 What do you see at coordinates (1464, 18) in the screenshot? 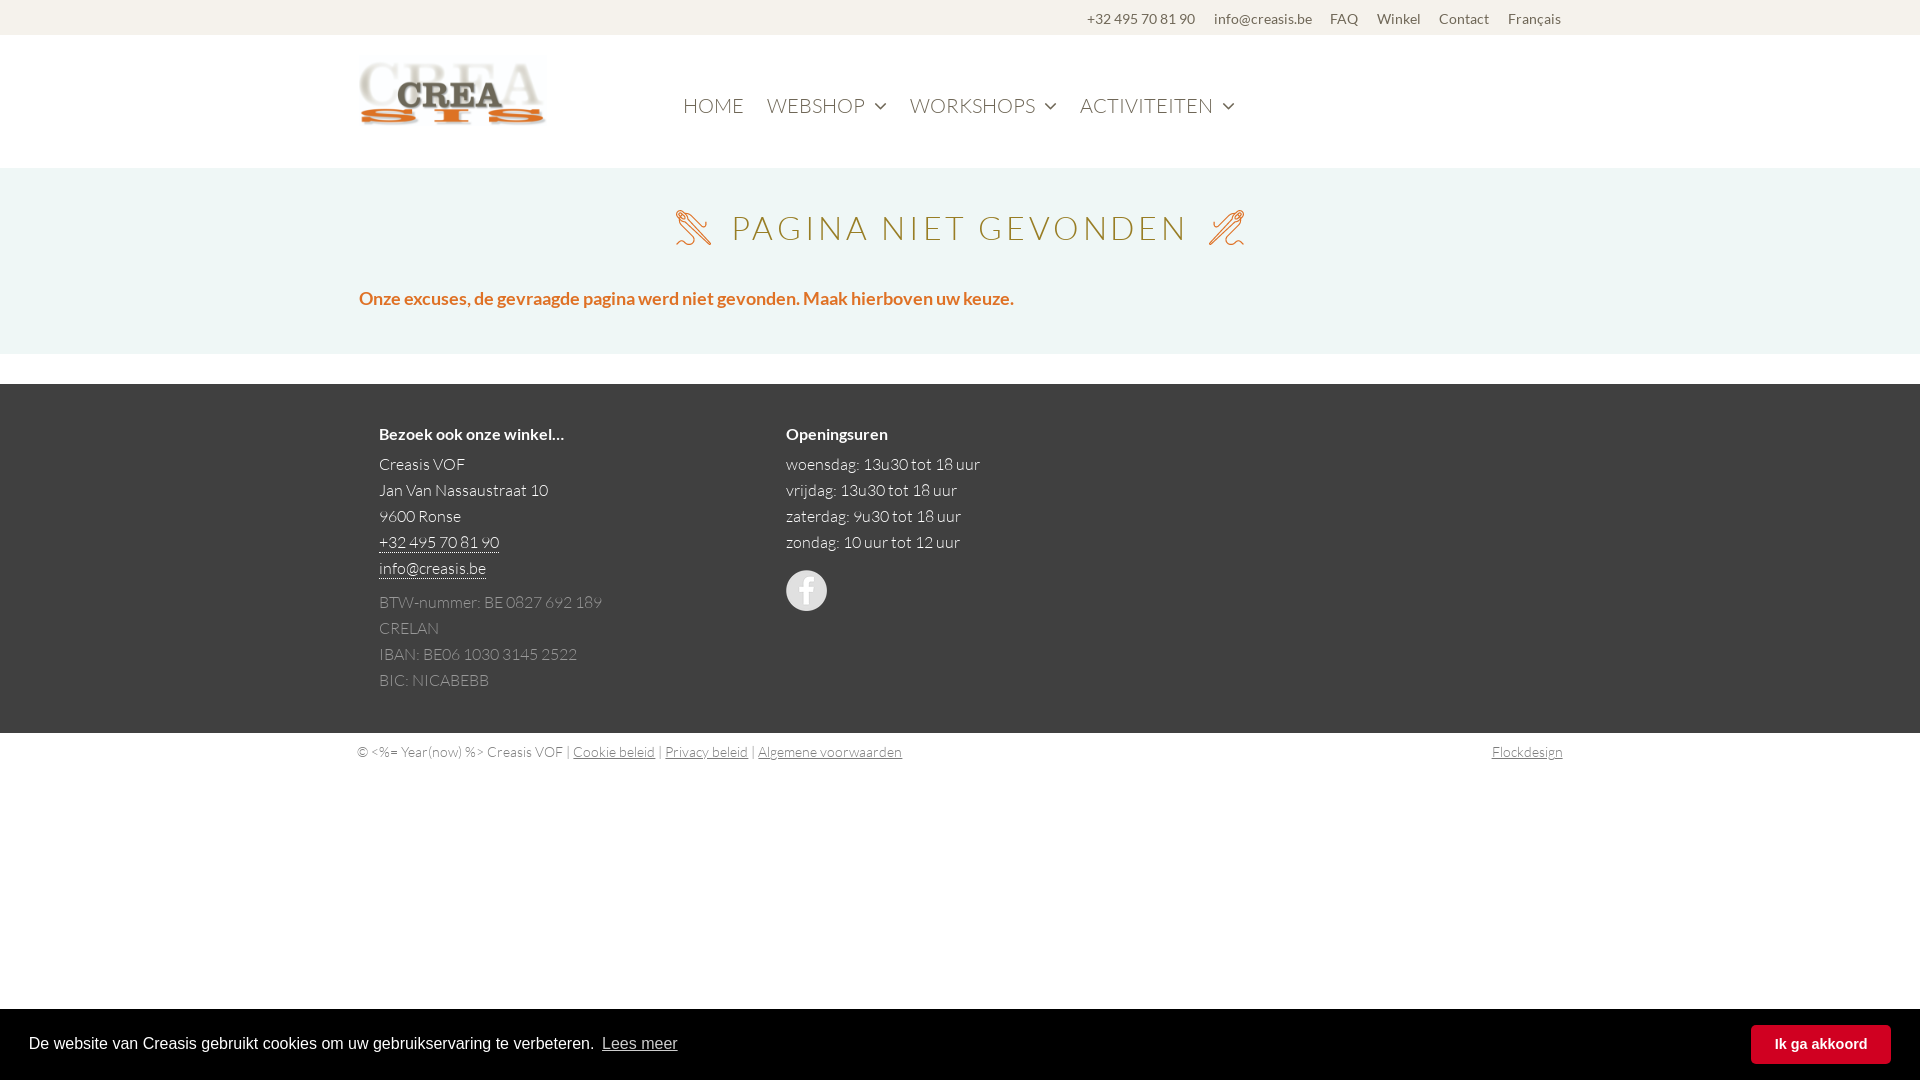
I see `'Contact'` at bounding box center [1464, 18].